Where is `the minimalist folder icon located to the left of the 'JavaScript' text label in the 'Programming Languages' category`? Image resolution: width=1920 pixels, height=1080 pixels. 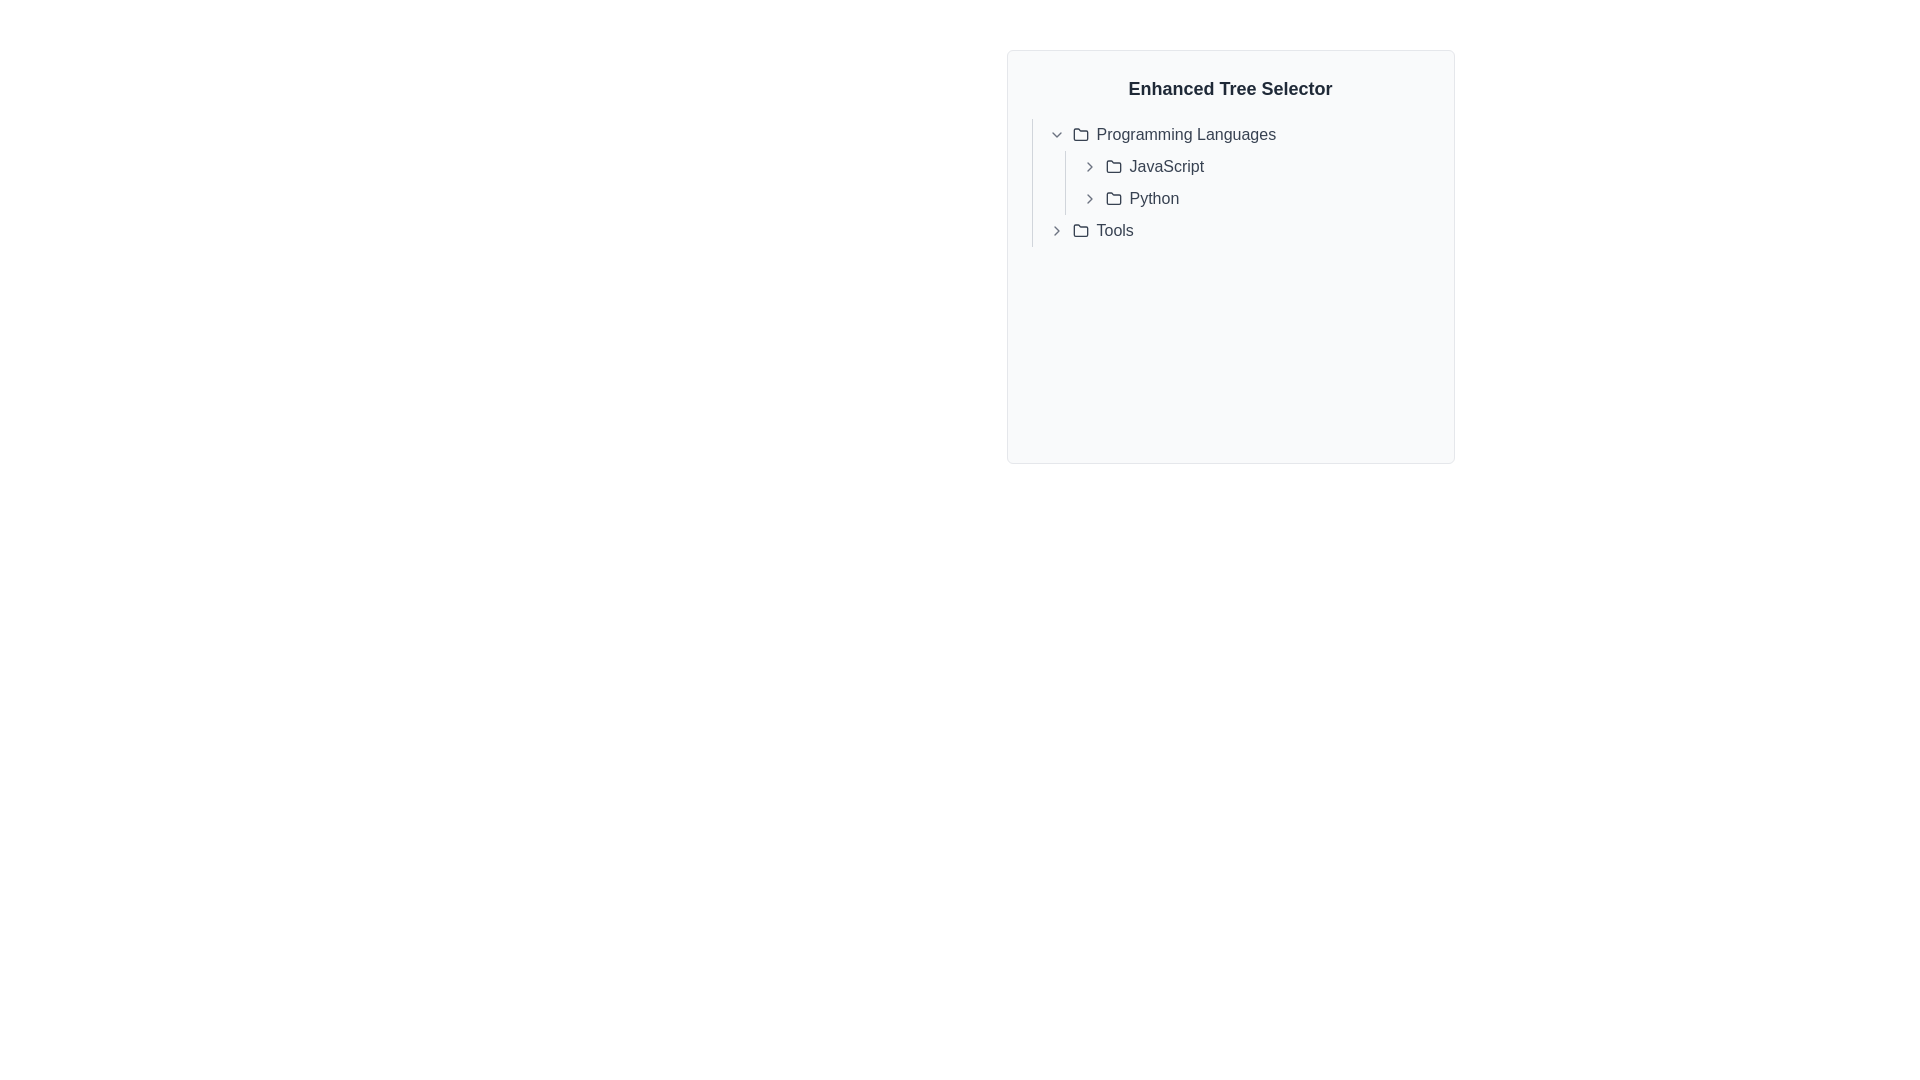 the minimalist folder icon located to the left of the 'JavaScript' text label in the 'Programming Languages' category is located at coordinates (1112, 165).